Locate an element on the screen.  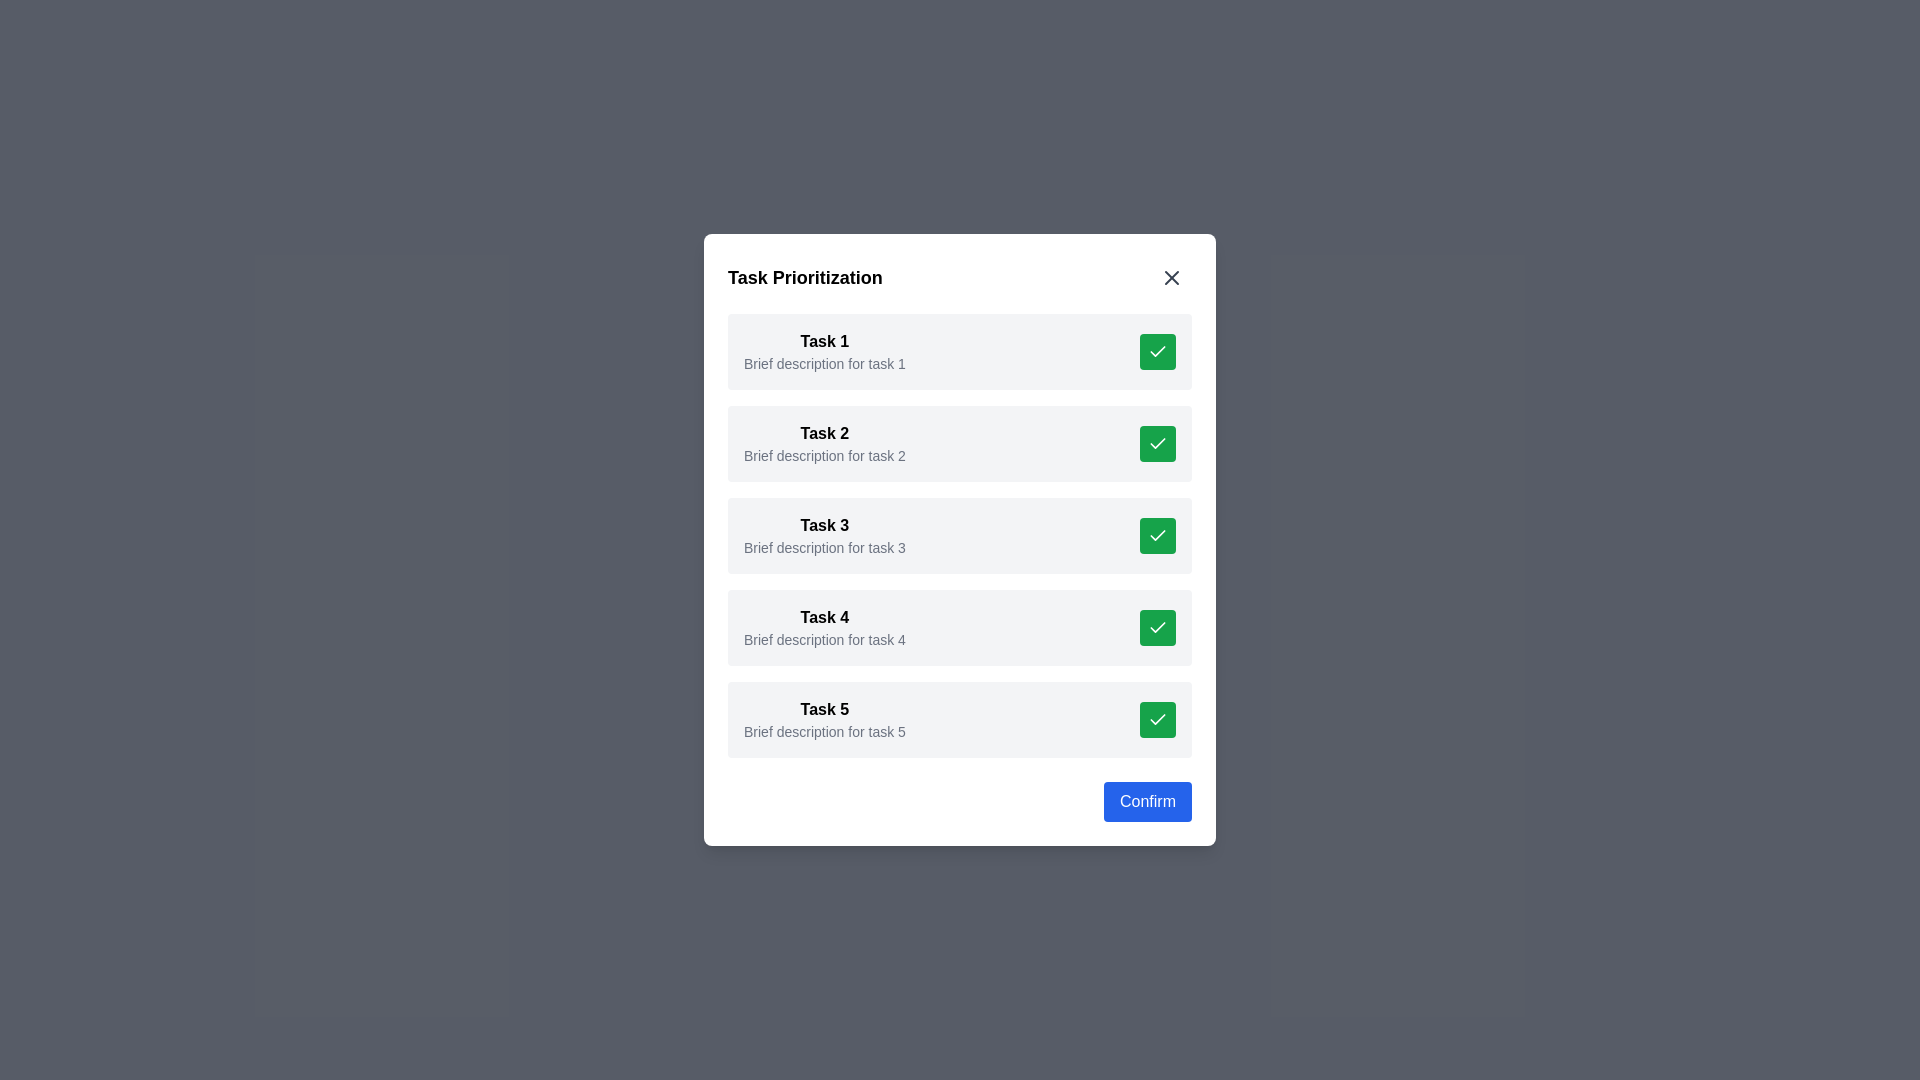
the heading label for task 5 is located at coordinates (825, 708).